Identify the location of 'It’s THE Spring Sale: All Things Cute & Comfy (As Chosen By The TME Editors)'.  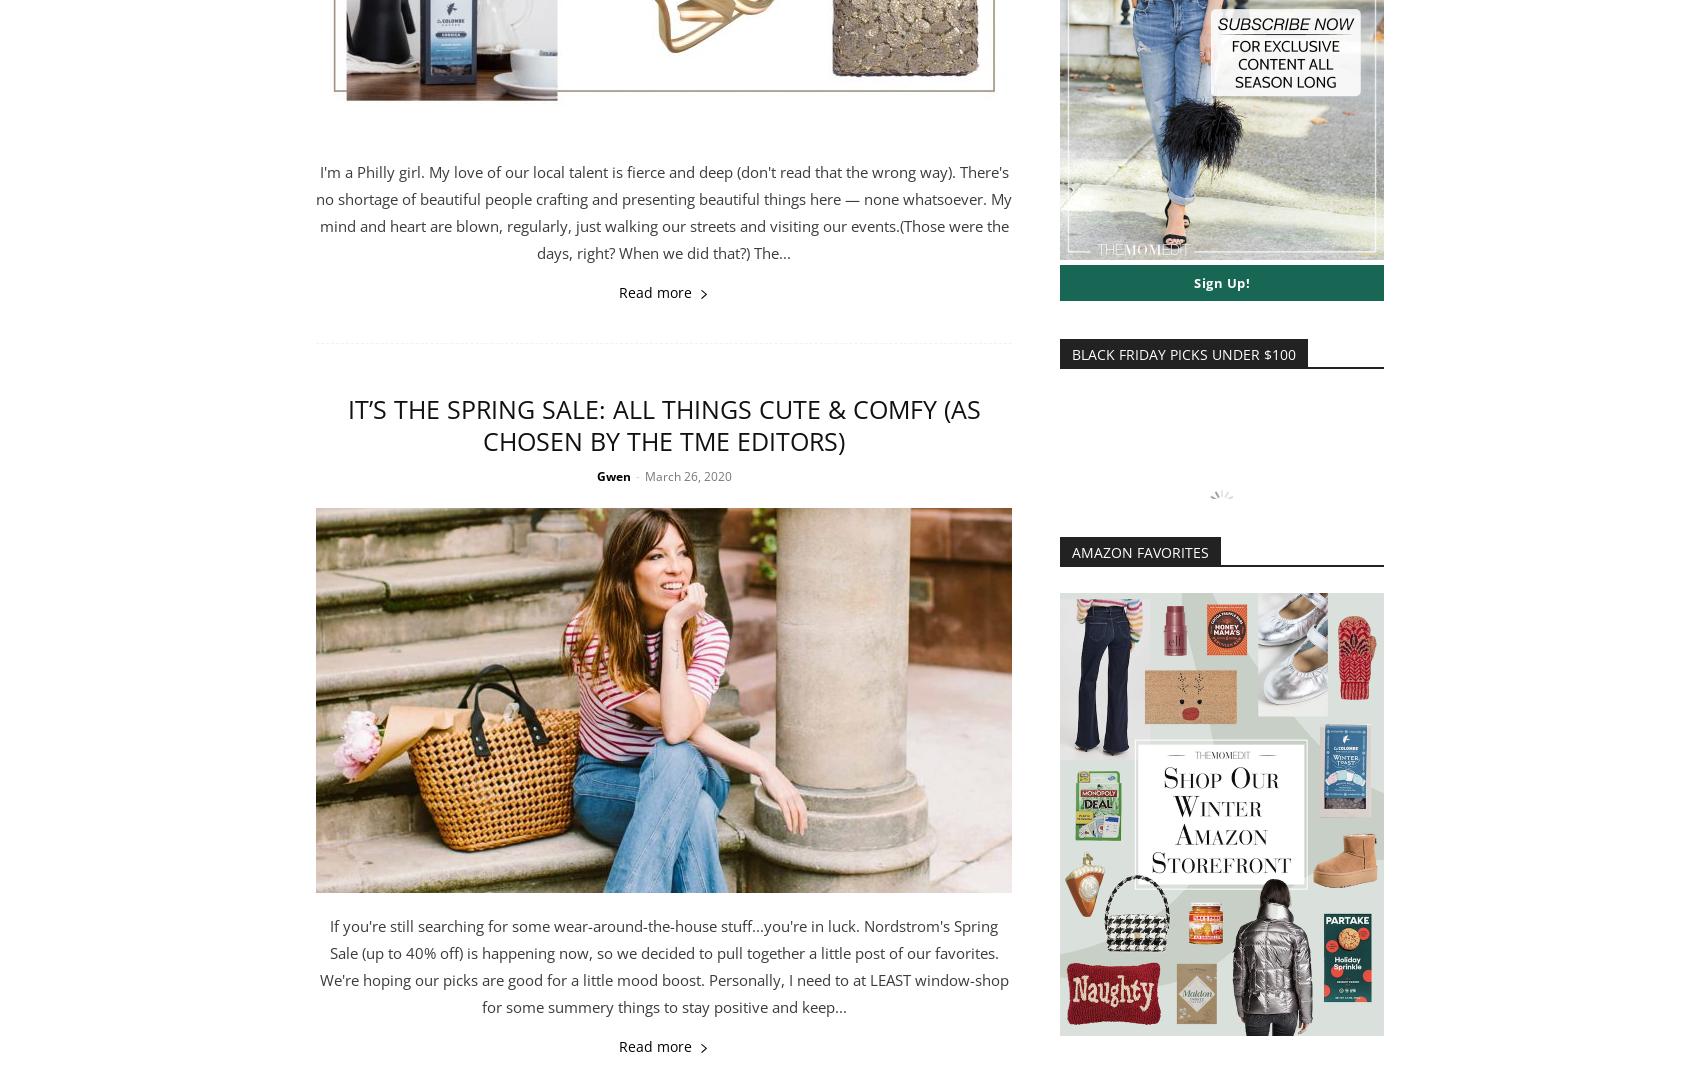
(345, 425).